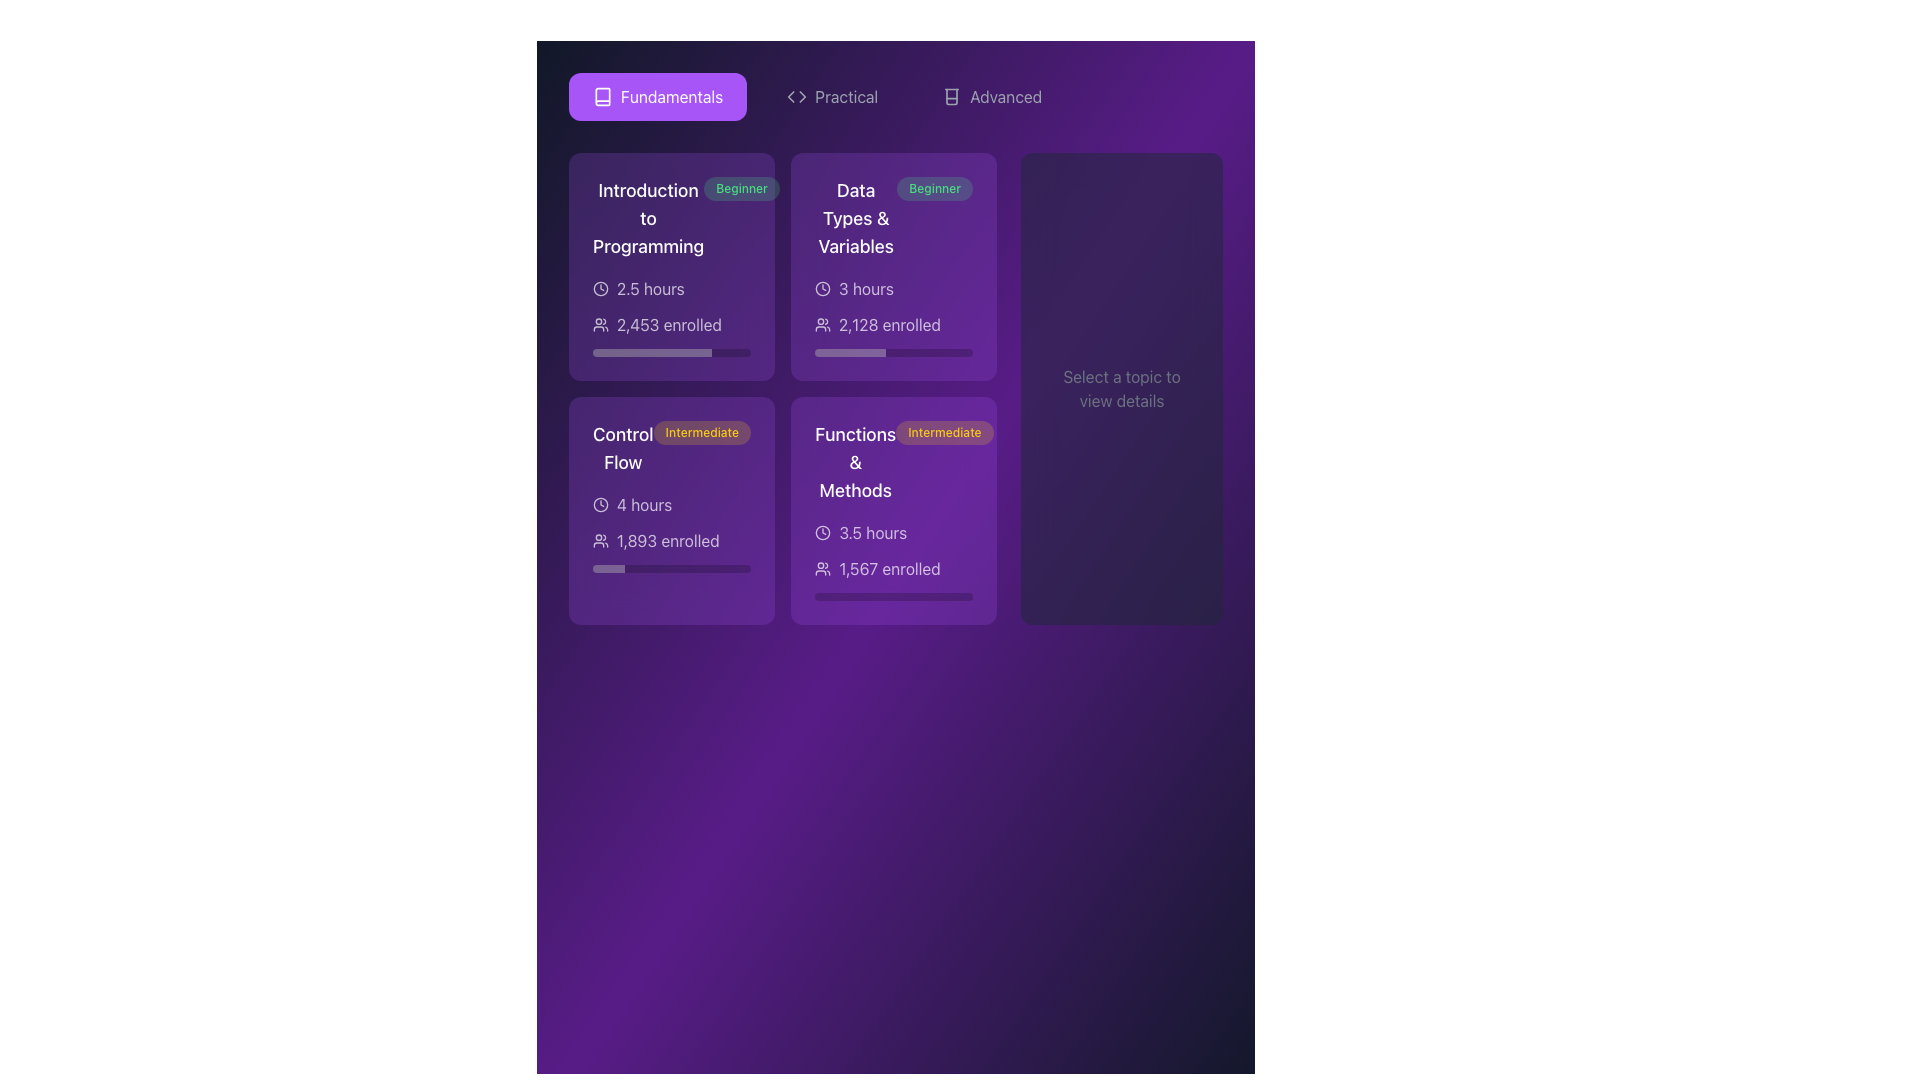  What do you see at coordinates (599, 540) in the screenshot?
I see `the icon representing enrollment participants, which is located to the left of the text '1,893 enrolled' within the bottom-left quadrant of the 'Control Flow' card` at bounding box center [599, 540].